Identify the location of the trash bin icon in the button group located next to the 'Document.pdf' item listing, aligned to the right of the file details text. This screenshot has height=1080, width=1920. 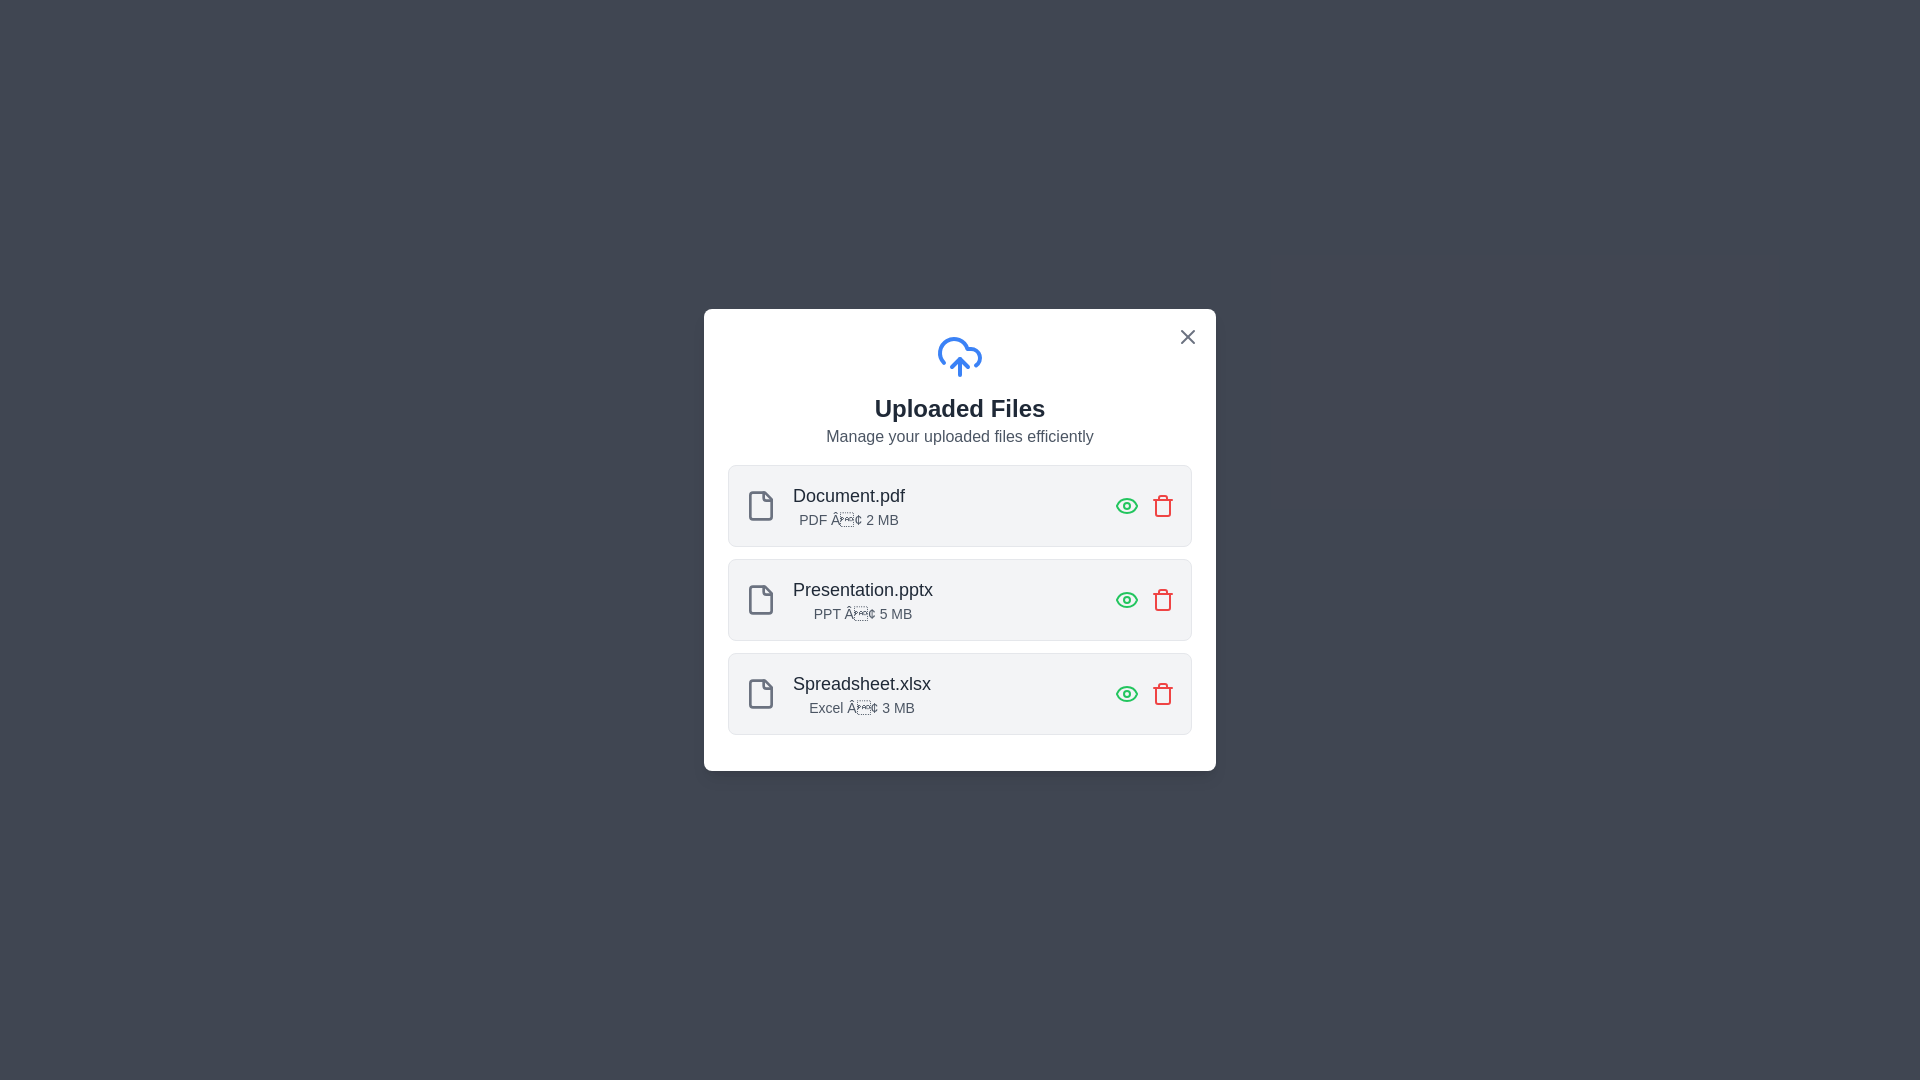
(1145, 504).